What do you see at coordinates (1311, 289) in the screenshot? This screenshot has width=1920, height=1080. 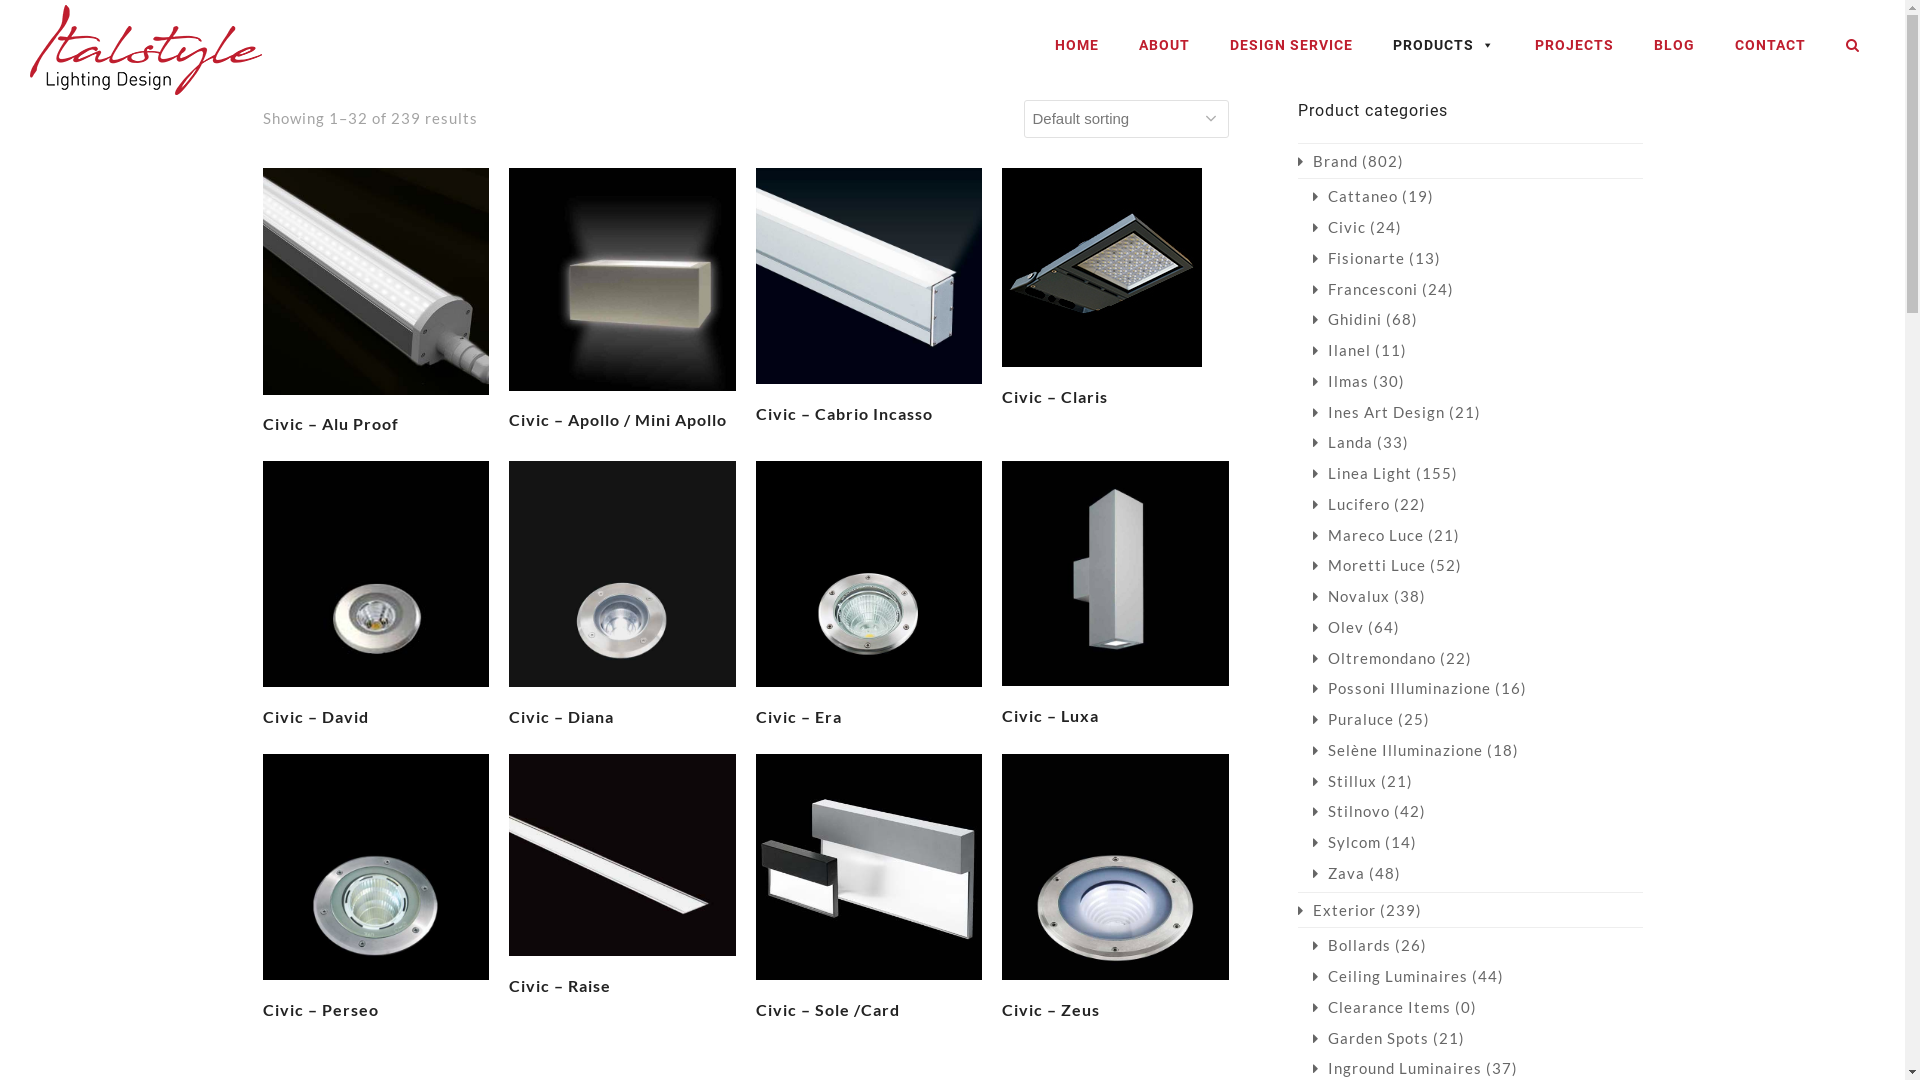 I see `'Francesconi'` at bounding box center [1311, 289].